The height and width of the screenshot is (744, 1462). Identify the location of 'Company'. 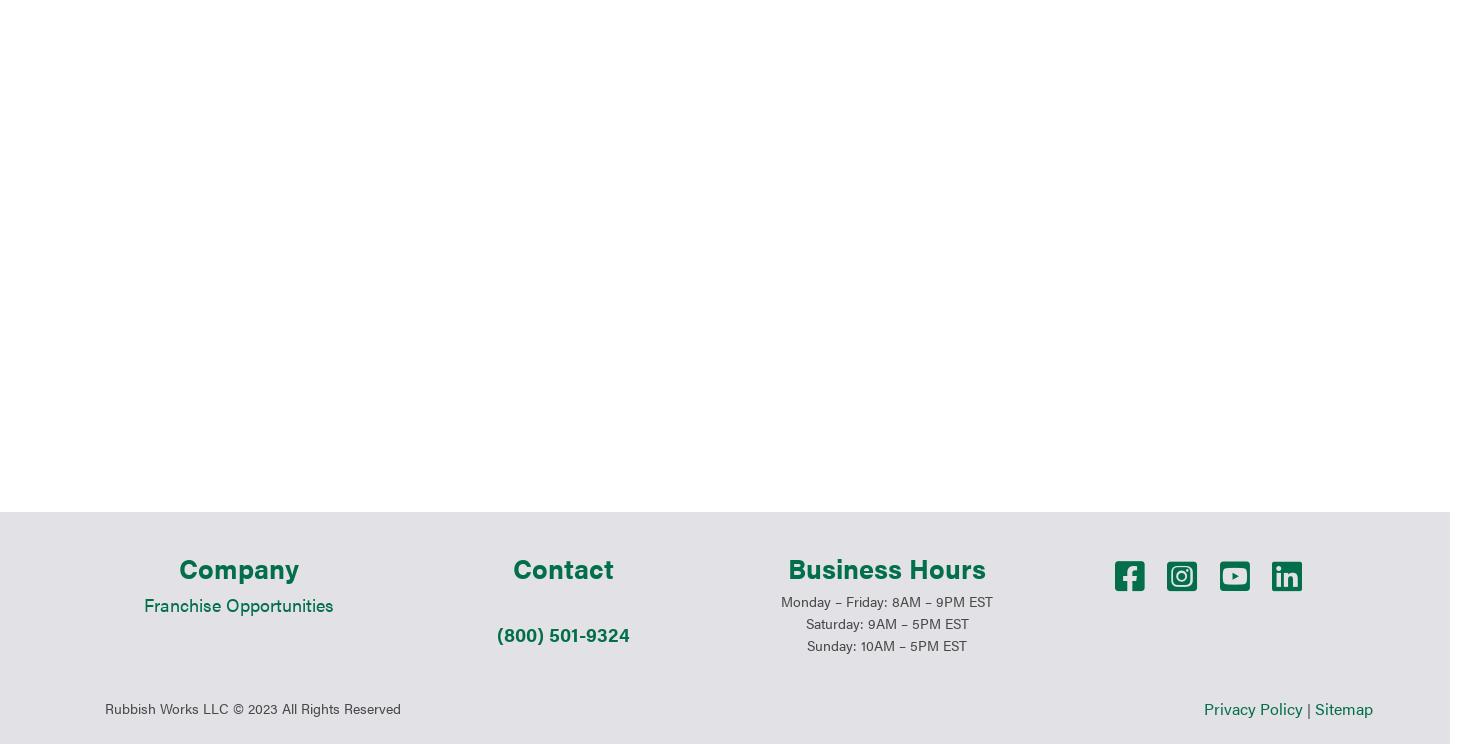
(239, 366).